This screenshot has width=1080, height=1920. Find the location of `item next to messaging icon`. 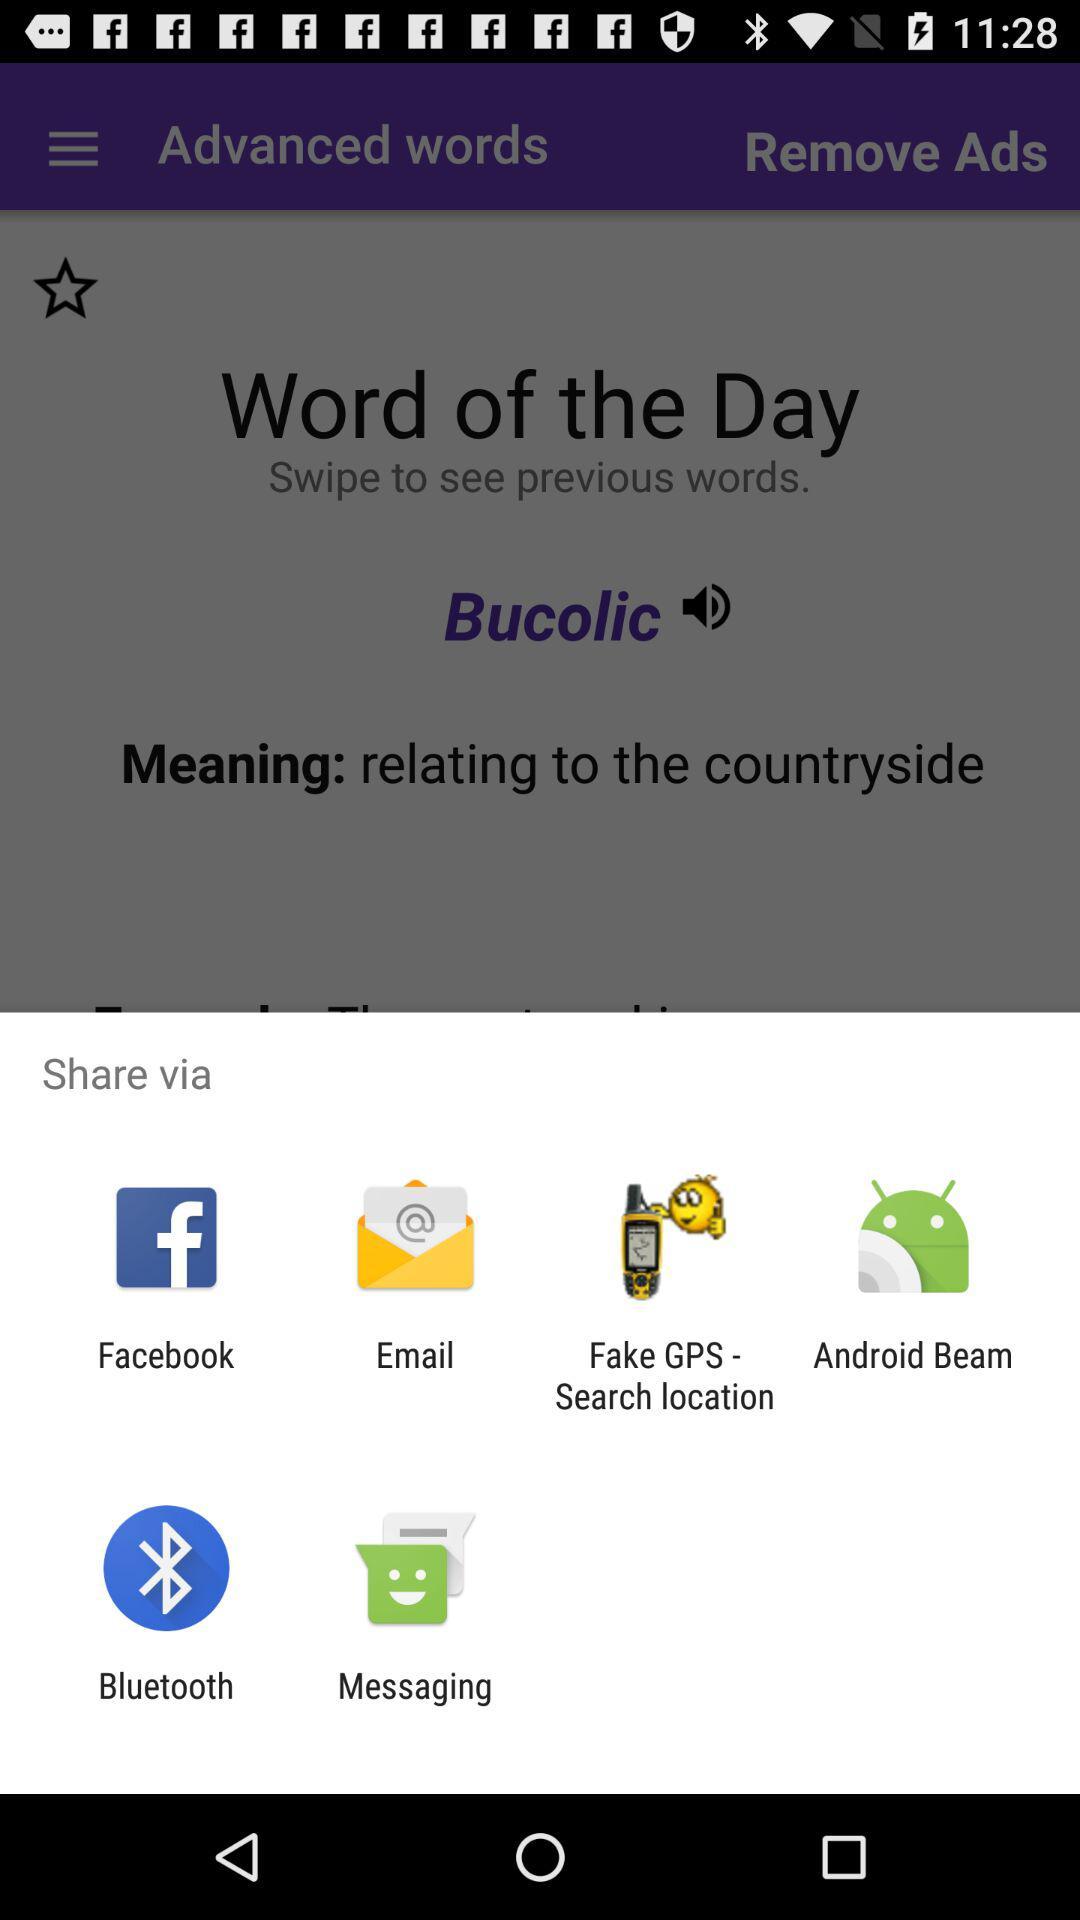

item next to messaging icon is located at coordinates (165, 1705).